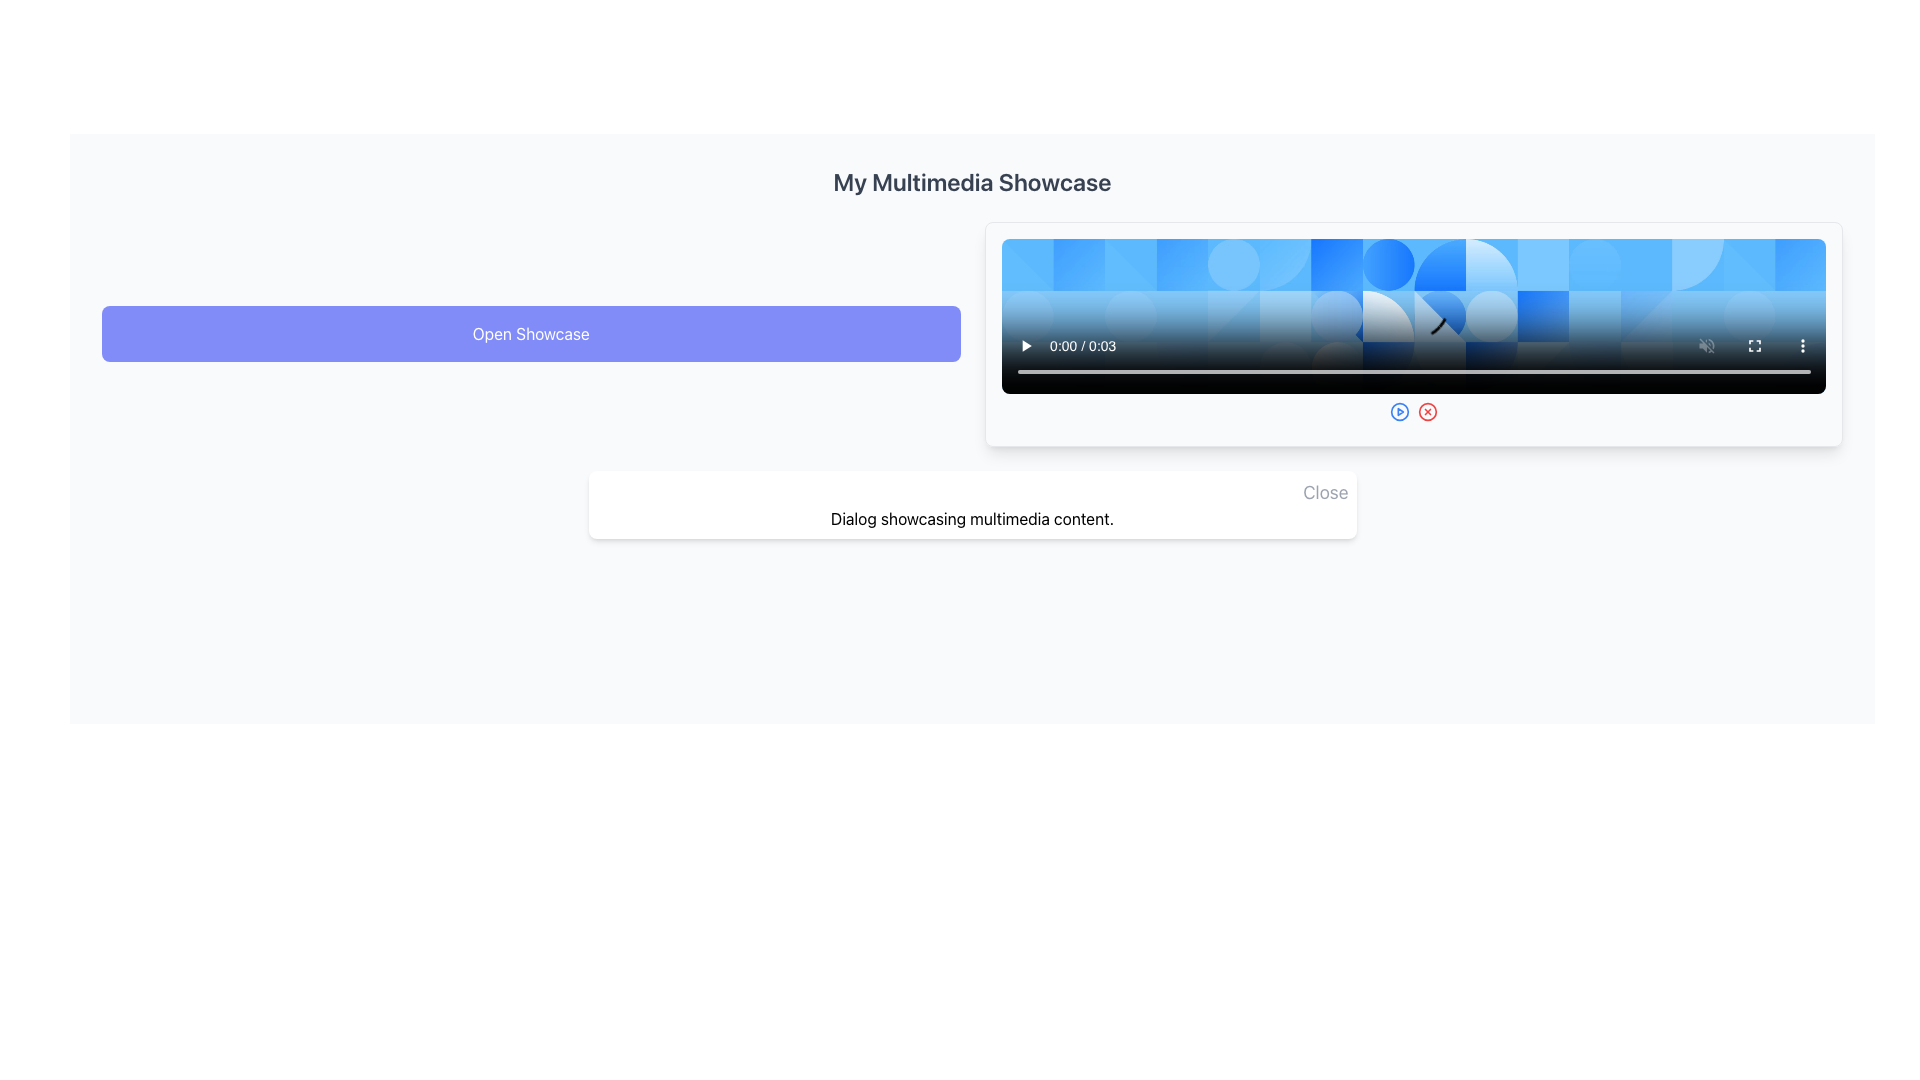 Image resolution: width=1920 pixels, height=1080 pixels. Describe the element at coordinates (1325, 492) in the screenshot. I see `the 'Close' button located at the top-right corner of the multimedia dialog` at that location.